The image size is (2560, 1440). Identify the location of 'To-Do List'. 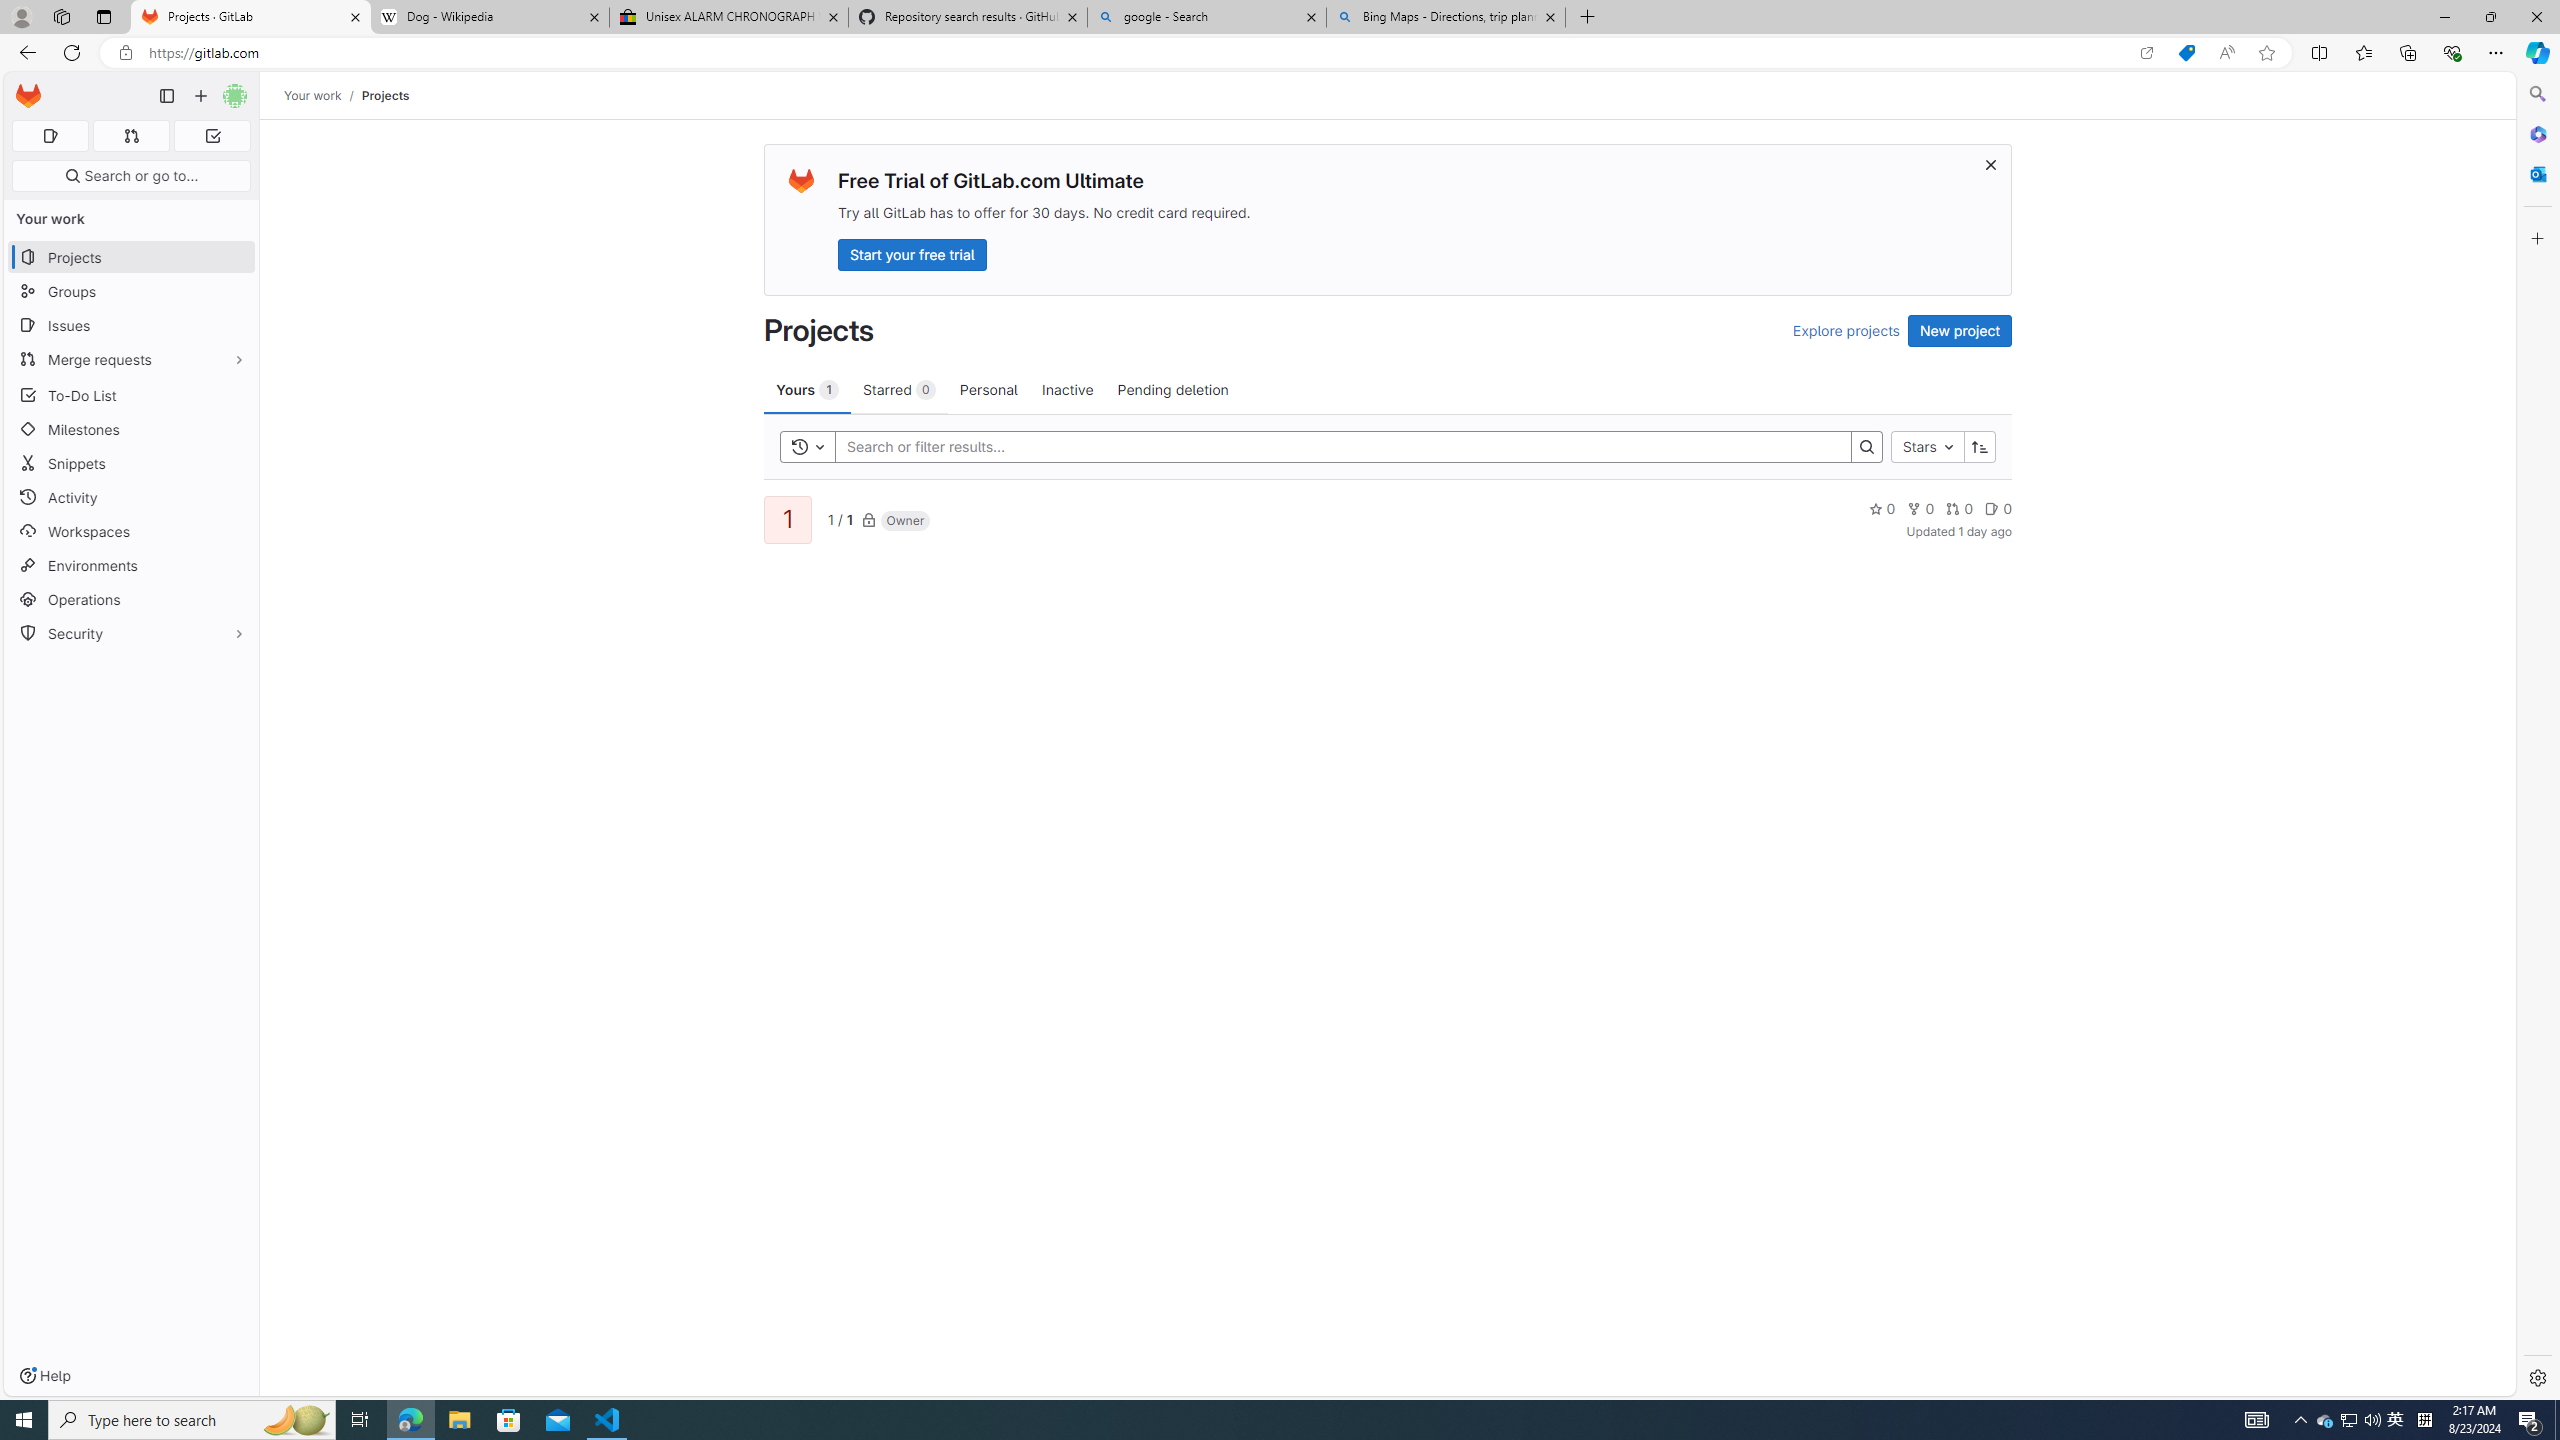
(130, 394).